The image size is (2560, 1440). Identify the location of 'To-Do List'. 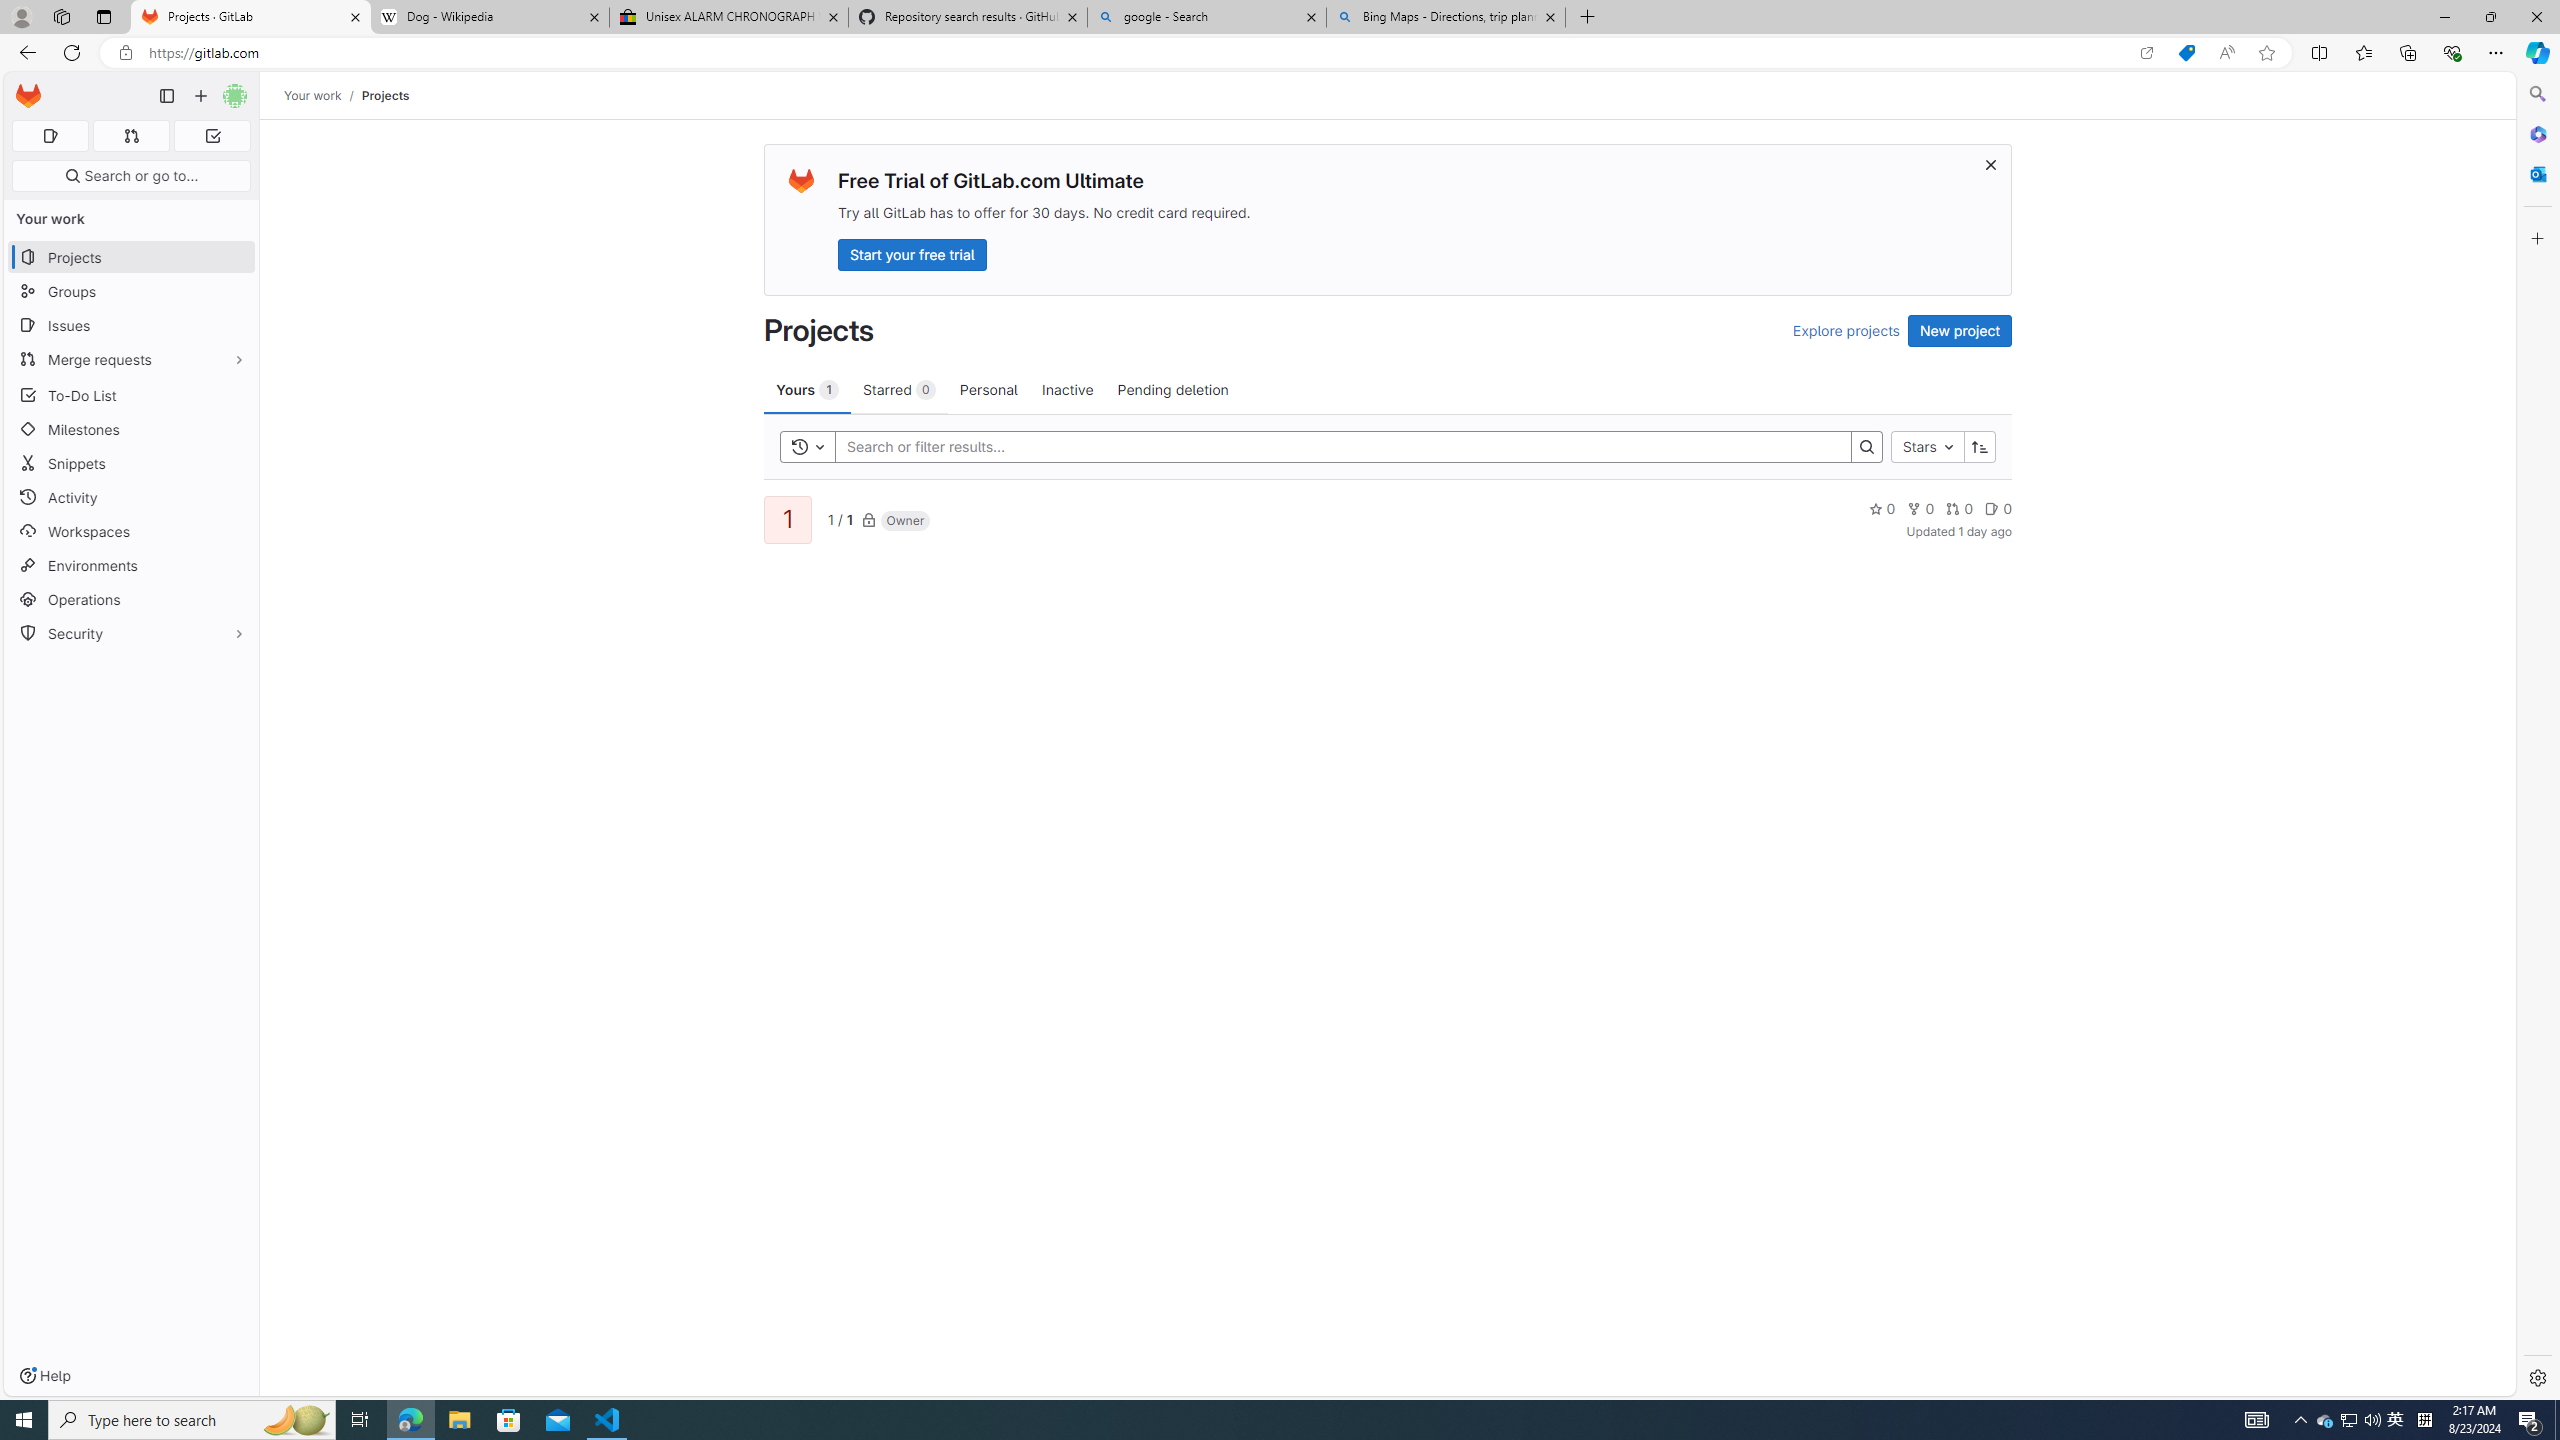
(130, 394).